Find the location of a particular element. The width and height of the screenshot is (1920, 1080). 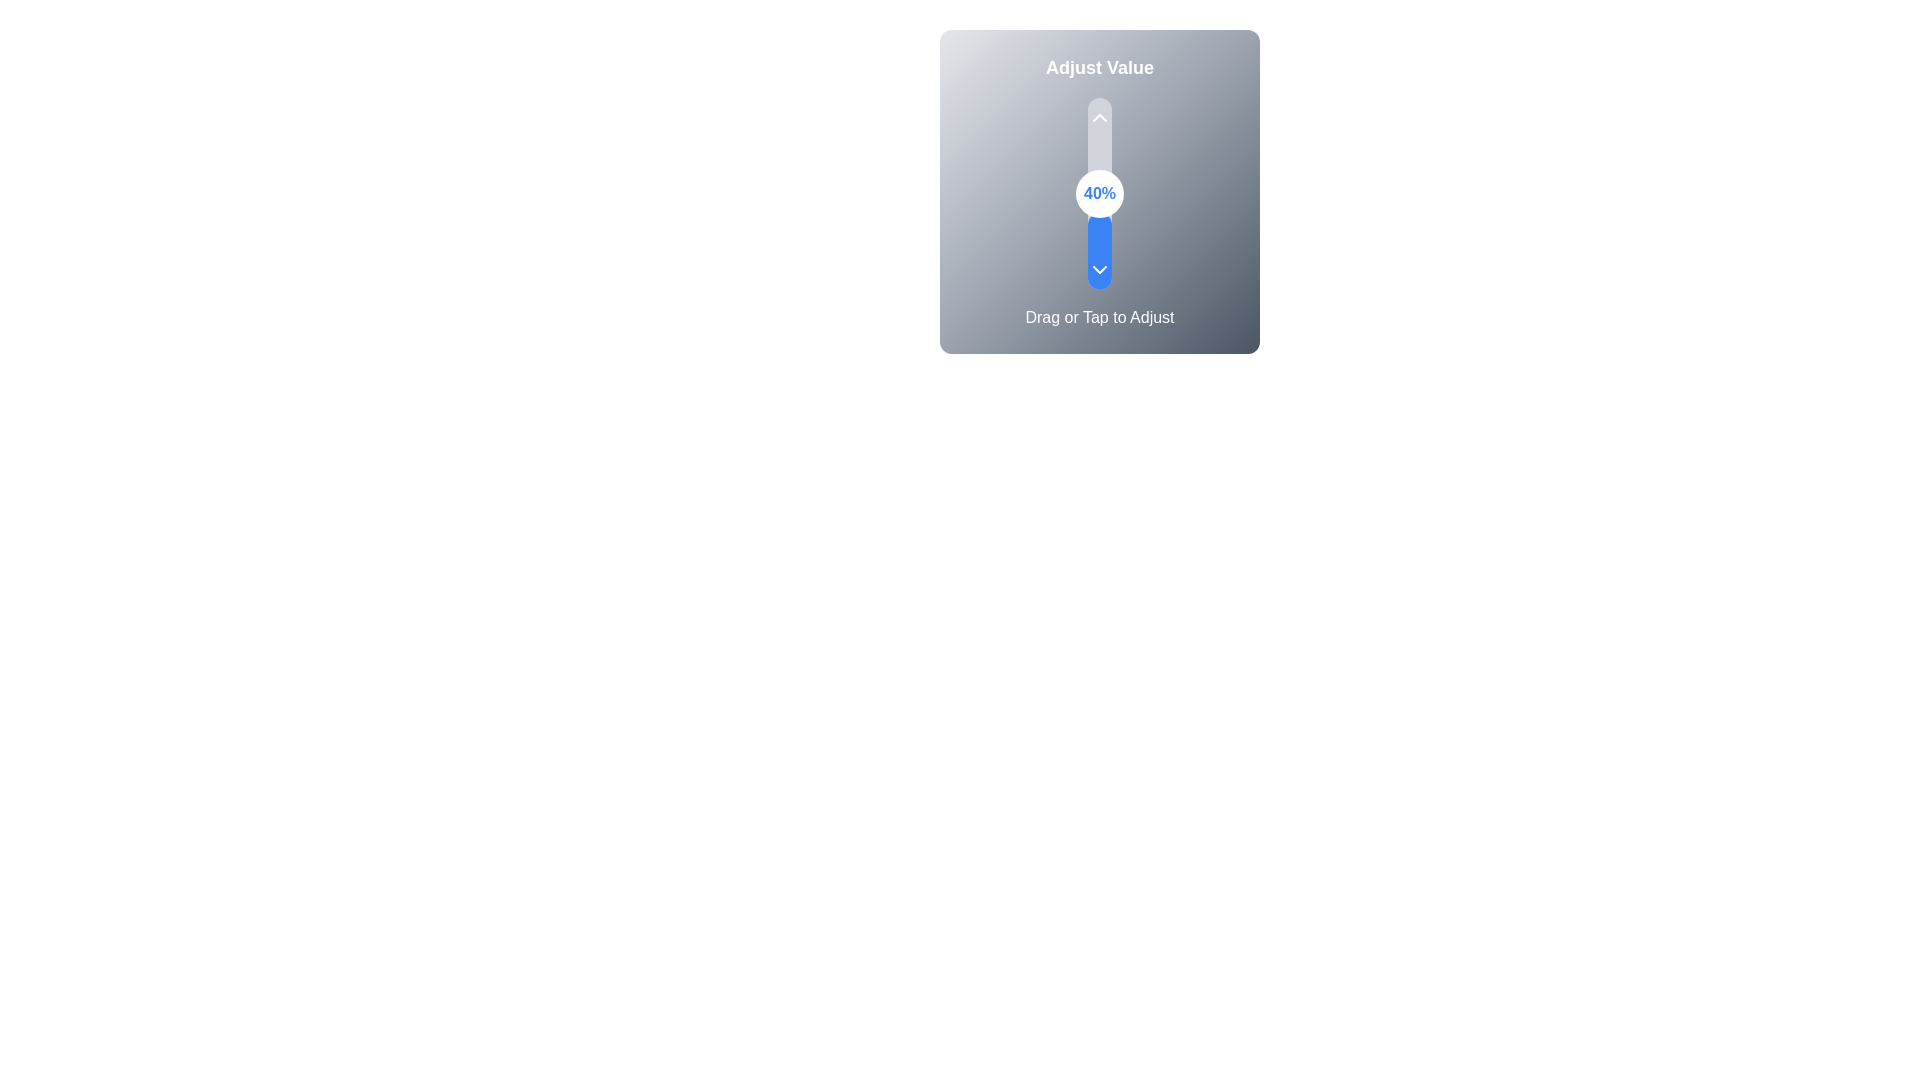

the slider value is located at coordinates (1098, 145).